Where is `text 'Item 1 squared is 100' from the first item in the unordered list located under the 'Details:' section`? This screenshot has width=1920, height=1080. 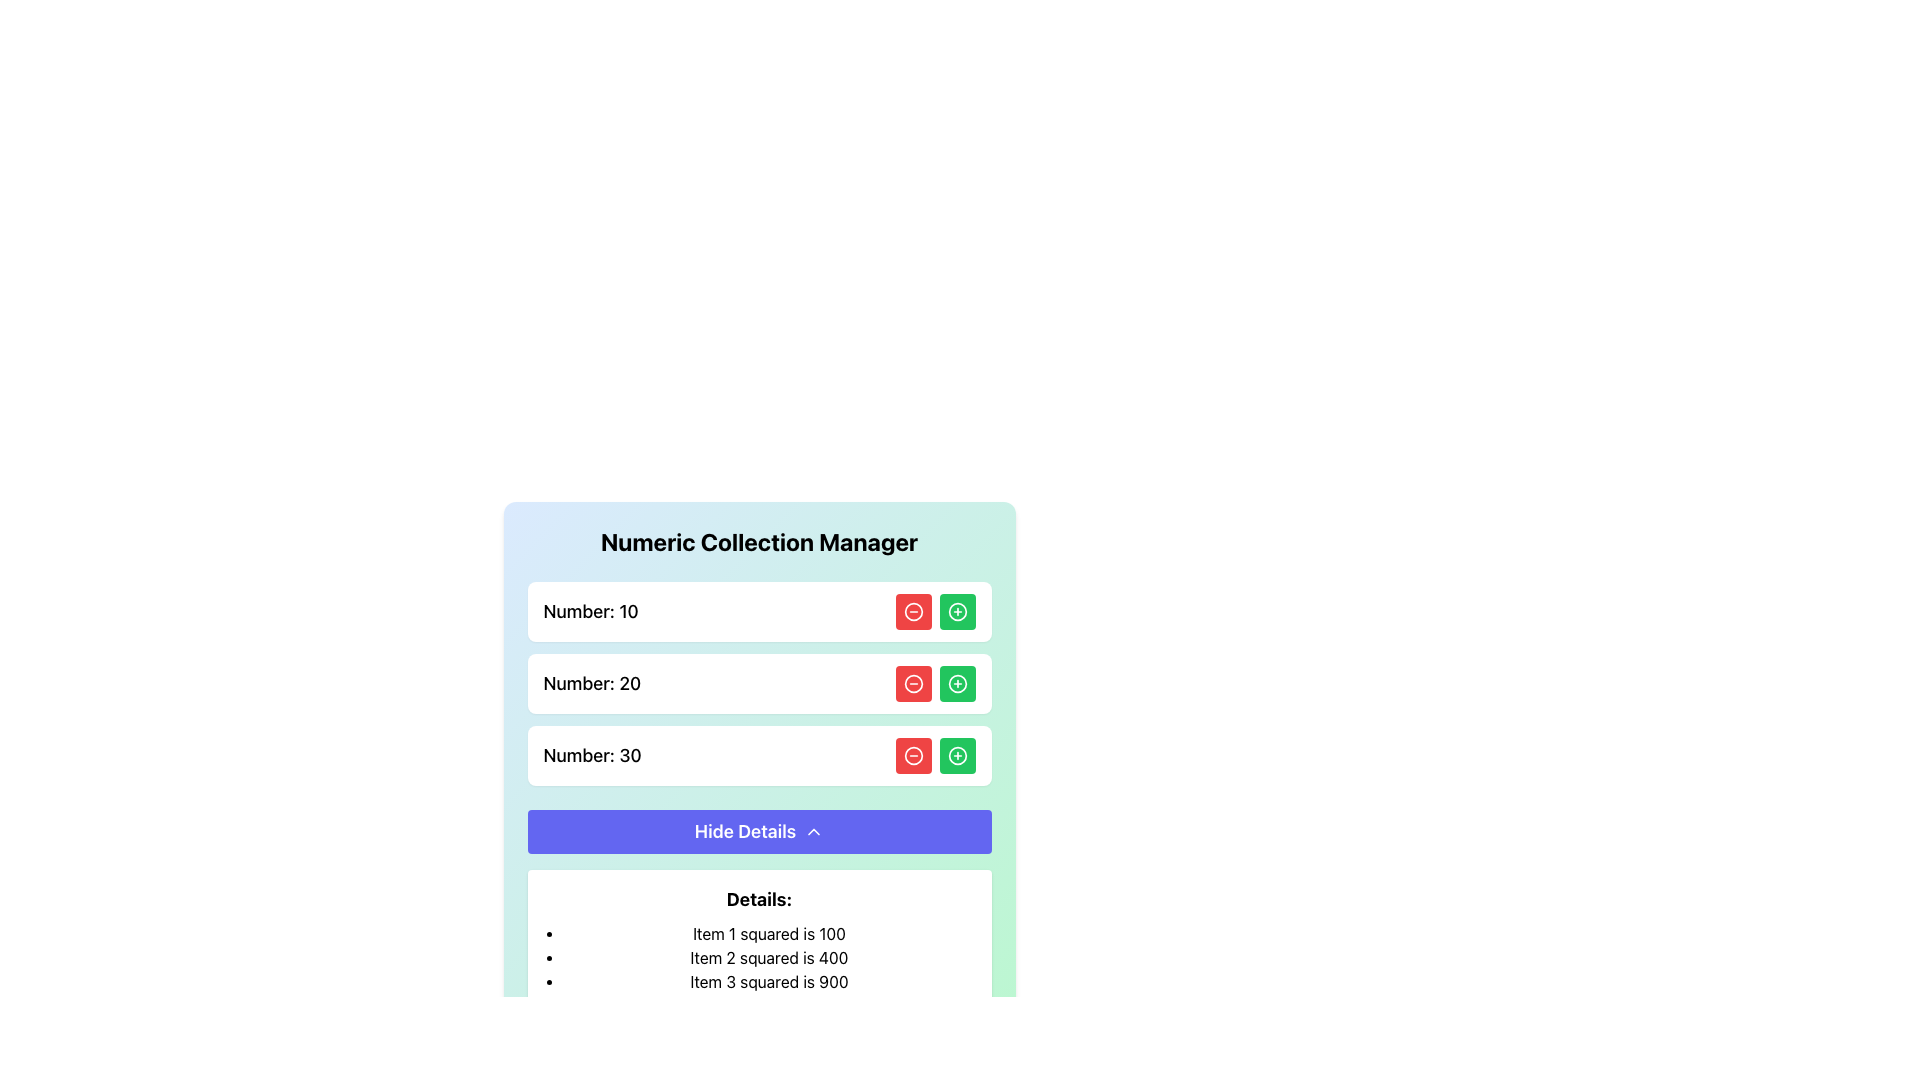
text 'Item 1 squared is 100' from the first item in the unordered list located under the 'Details:' section is located at coordinates (768, 933).